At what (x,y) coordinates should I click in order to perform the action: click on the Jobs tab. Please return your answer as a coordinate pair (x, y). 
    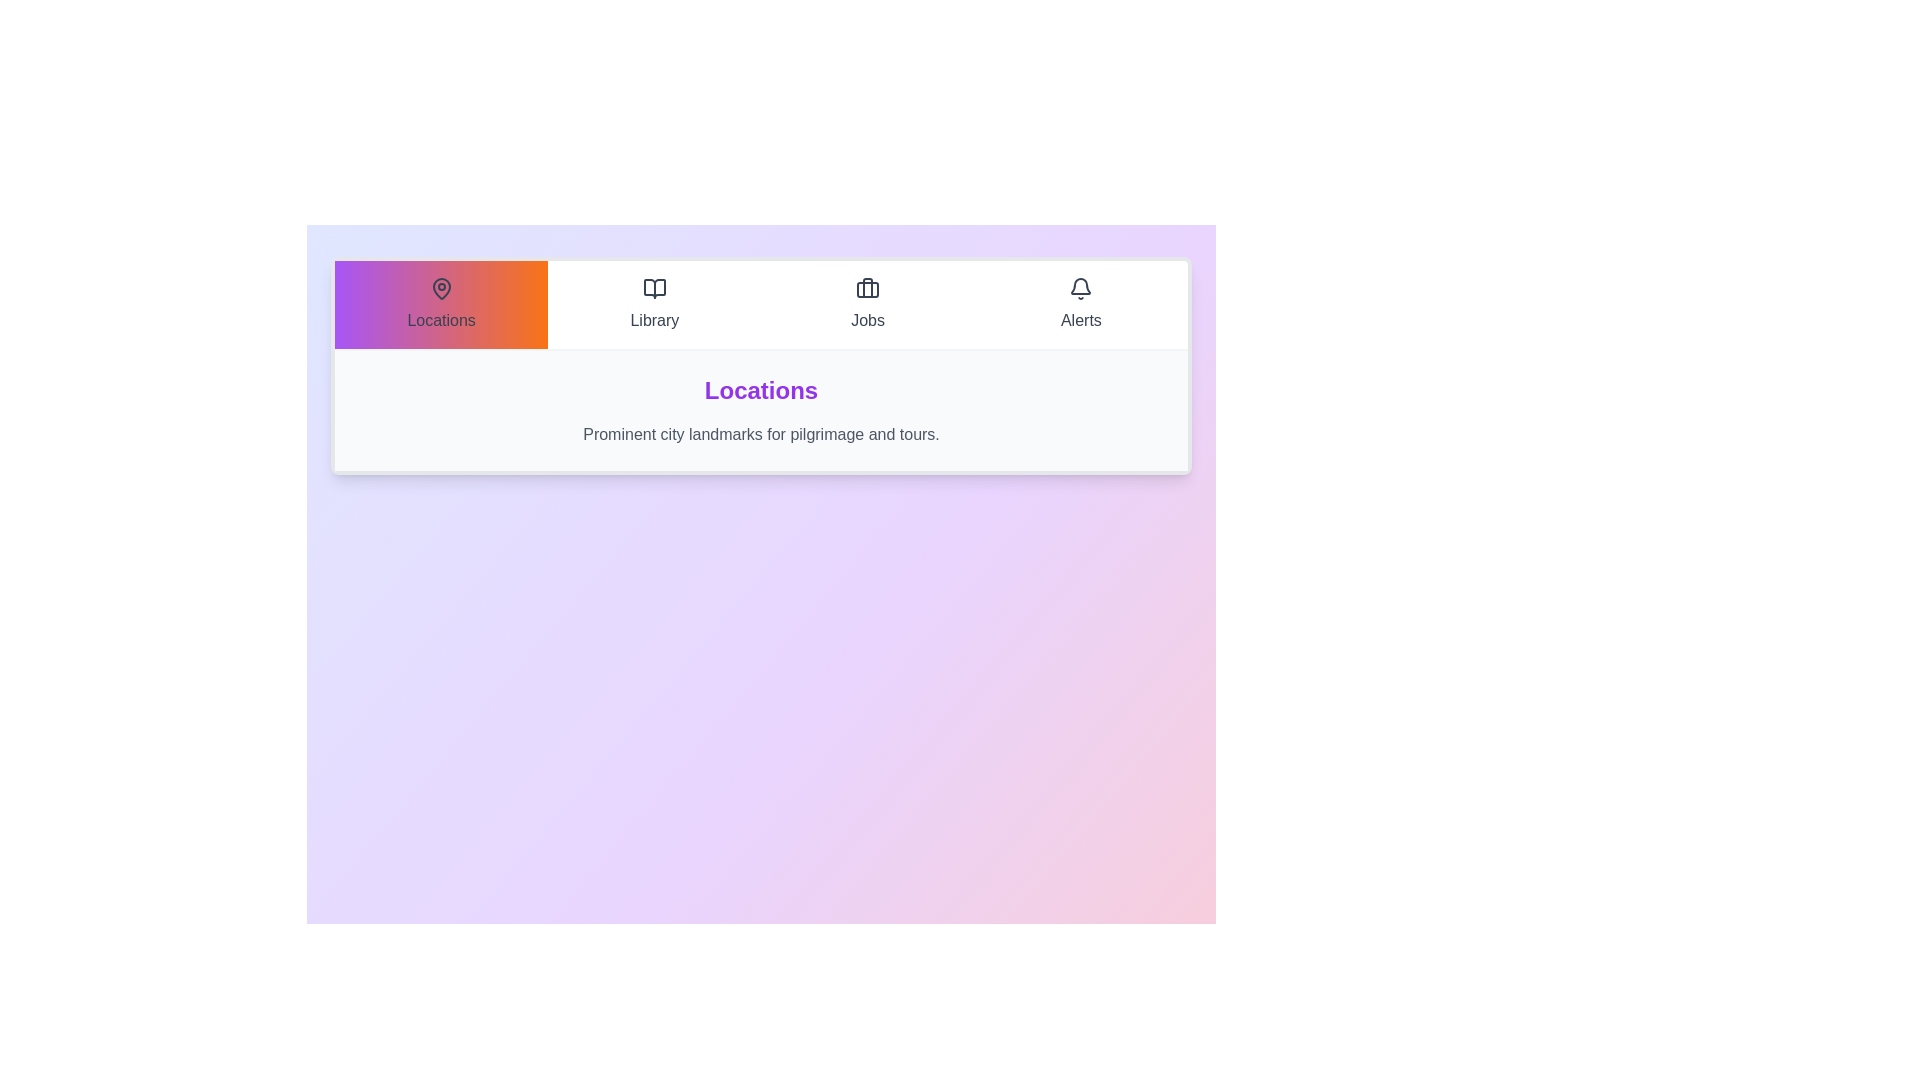
    Looking at the image, I should click on (868, 304).